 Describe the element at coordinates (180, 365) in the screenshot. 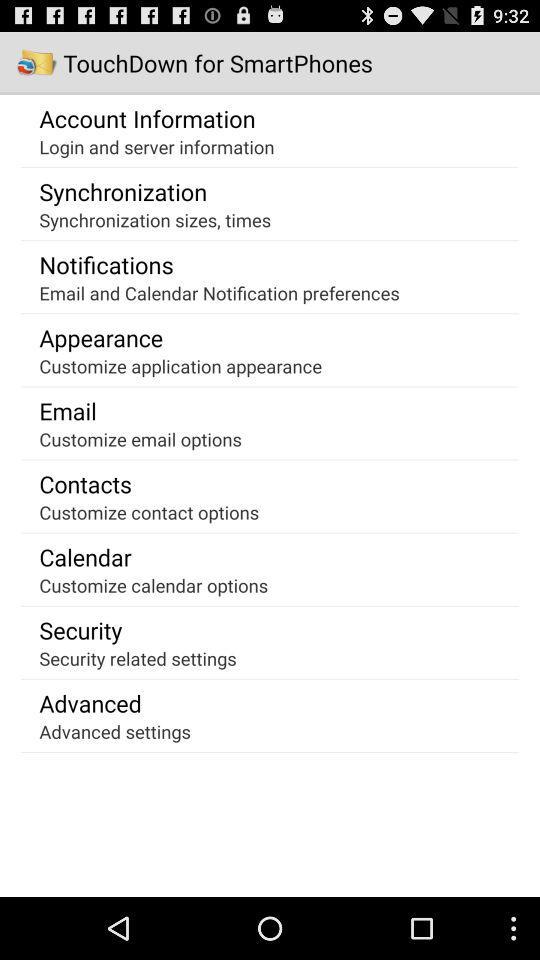

I see `the item below the appearance app` at that location.